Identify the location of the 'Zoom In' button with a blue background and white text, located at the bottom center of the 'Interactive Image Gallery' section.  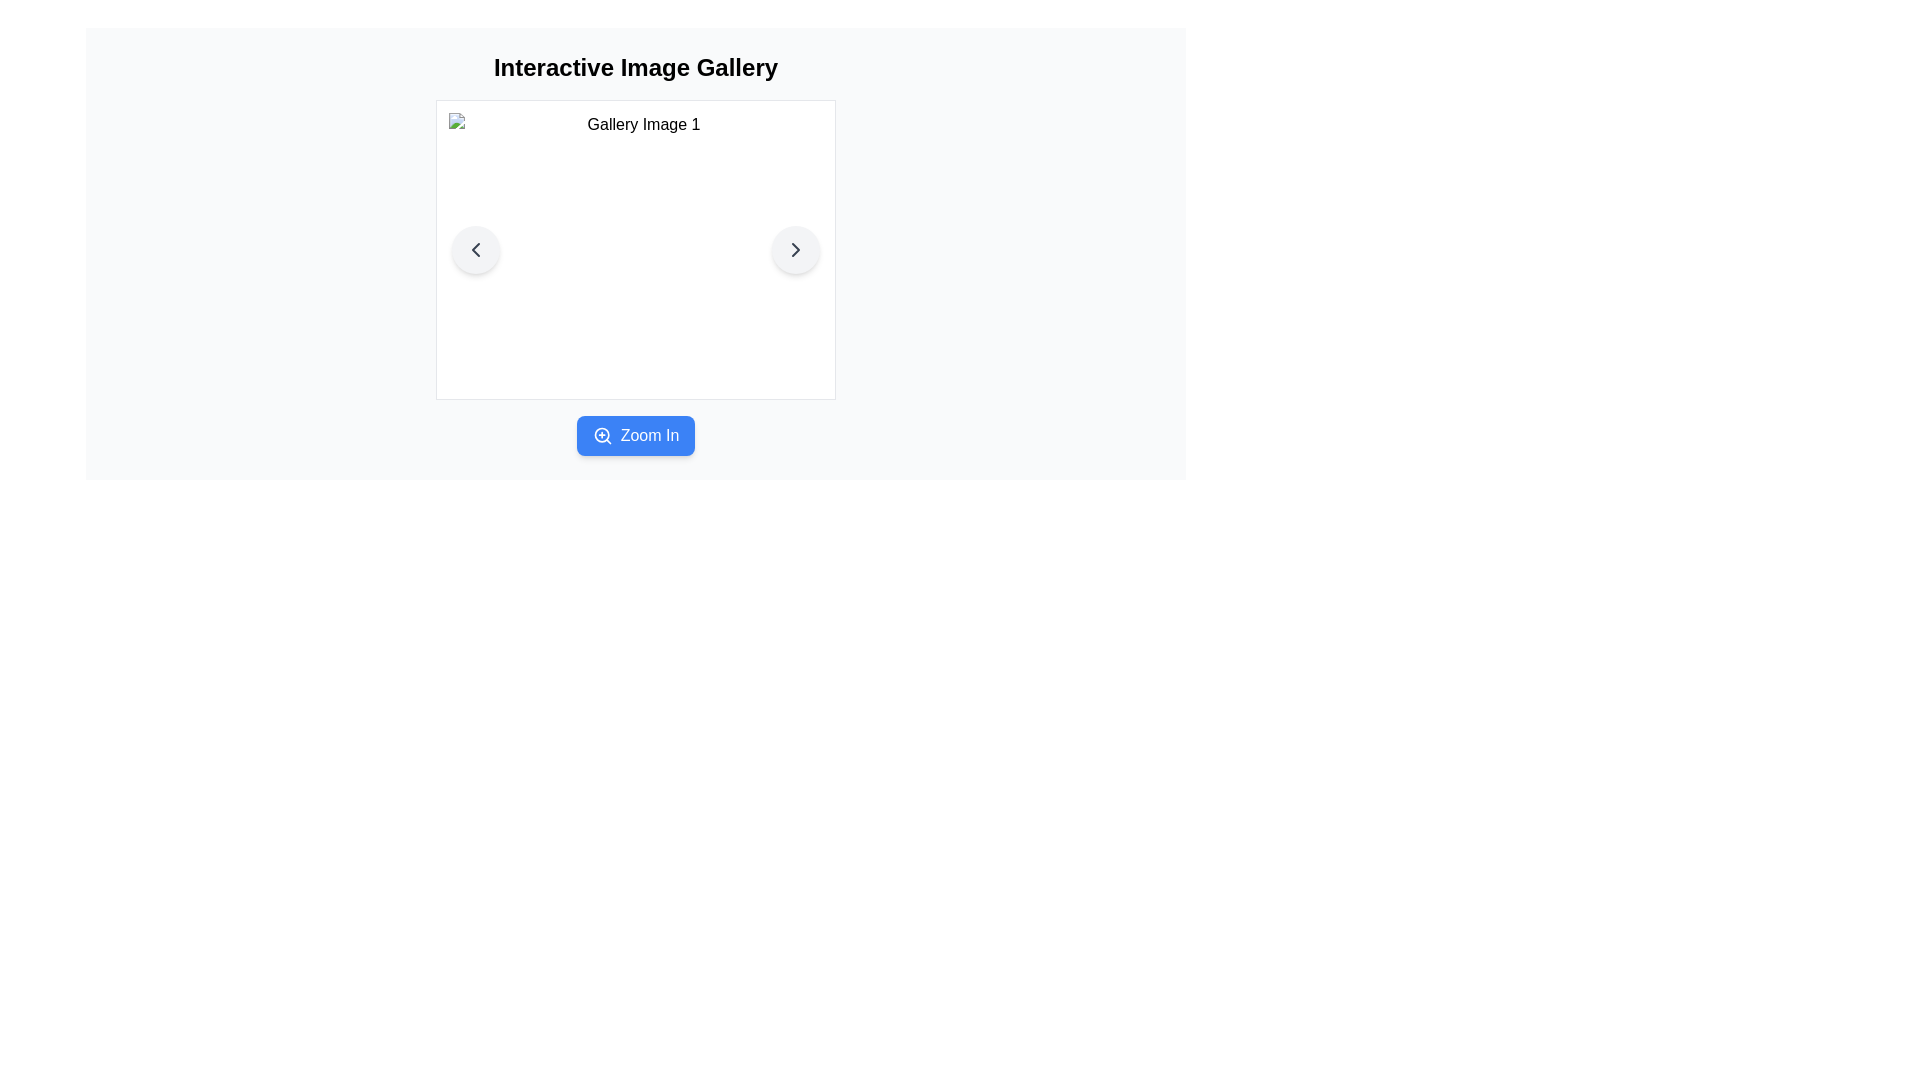
(634, 434).